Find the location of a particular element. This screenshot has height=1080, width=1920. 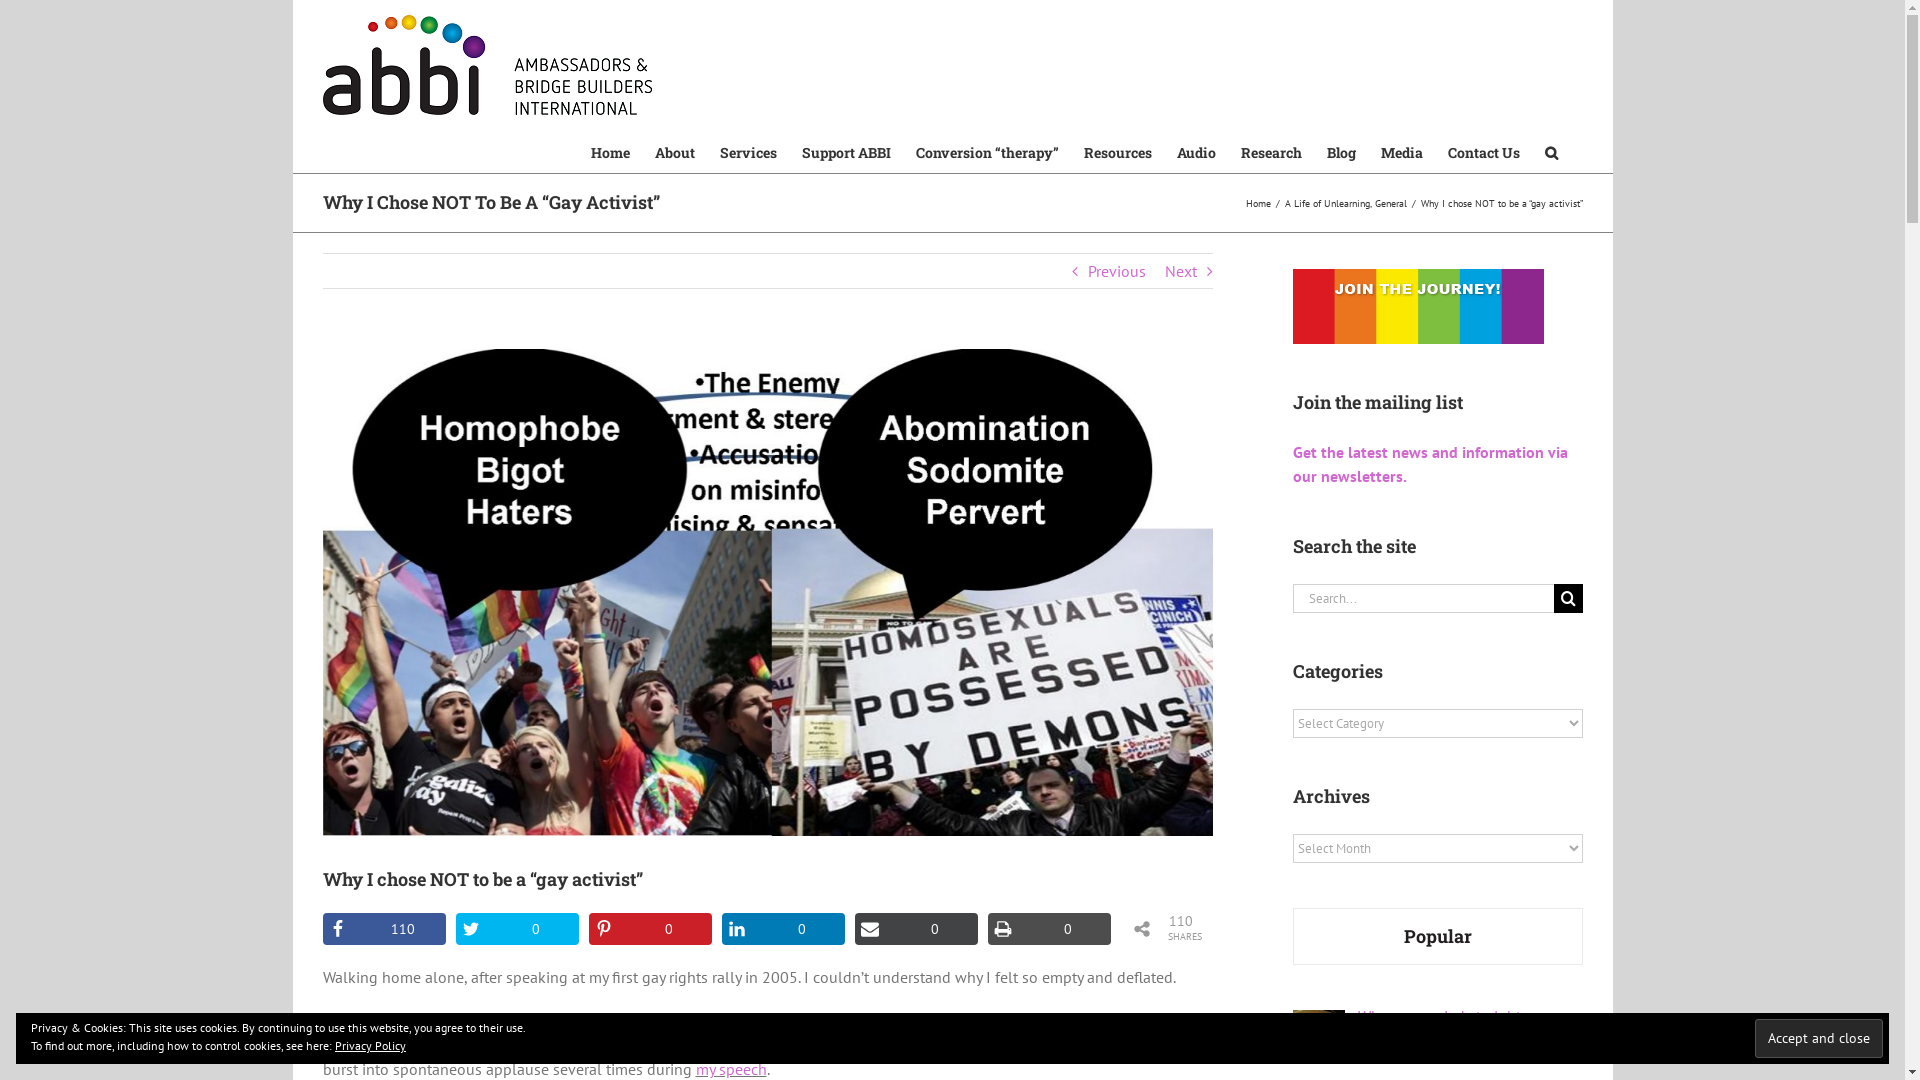

'110' is located at coordinates (383, 929).